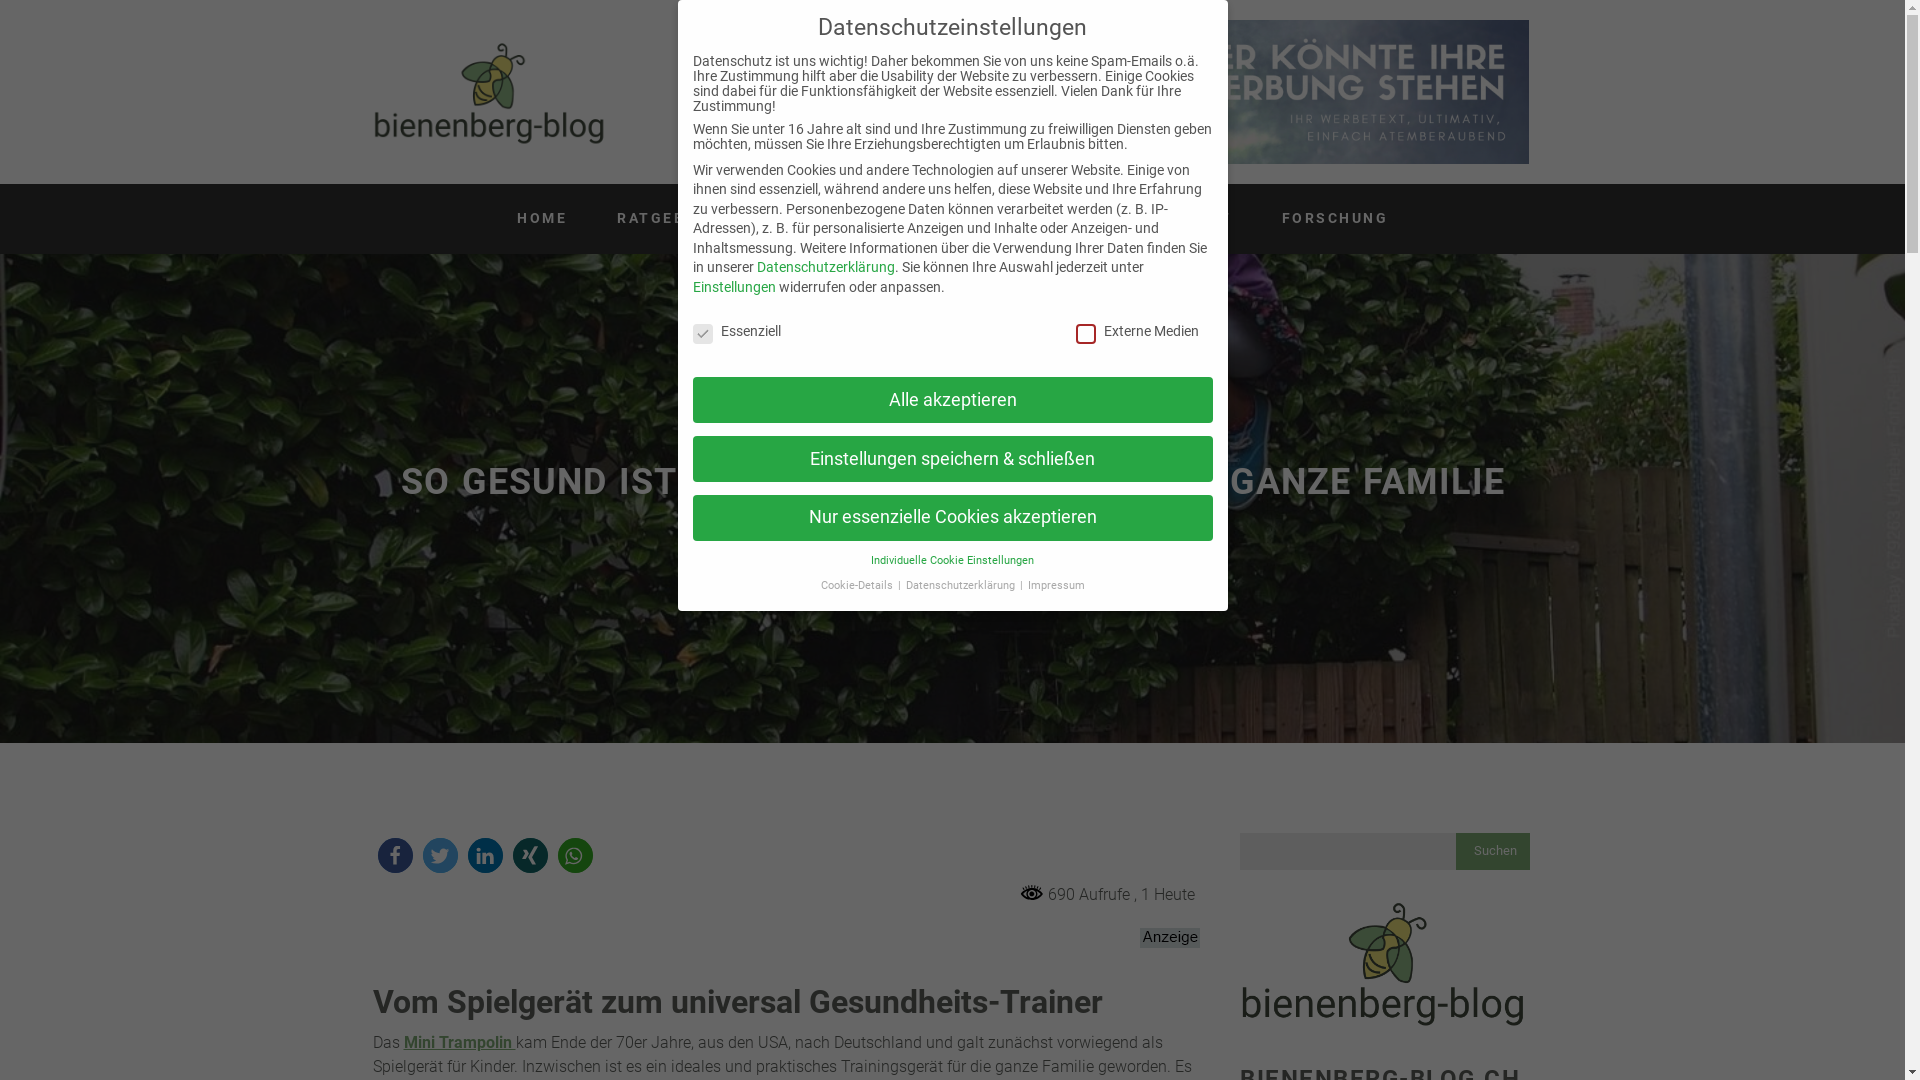  I want to click on 'HOME', so click(497, 219).